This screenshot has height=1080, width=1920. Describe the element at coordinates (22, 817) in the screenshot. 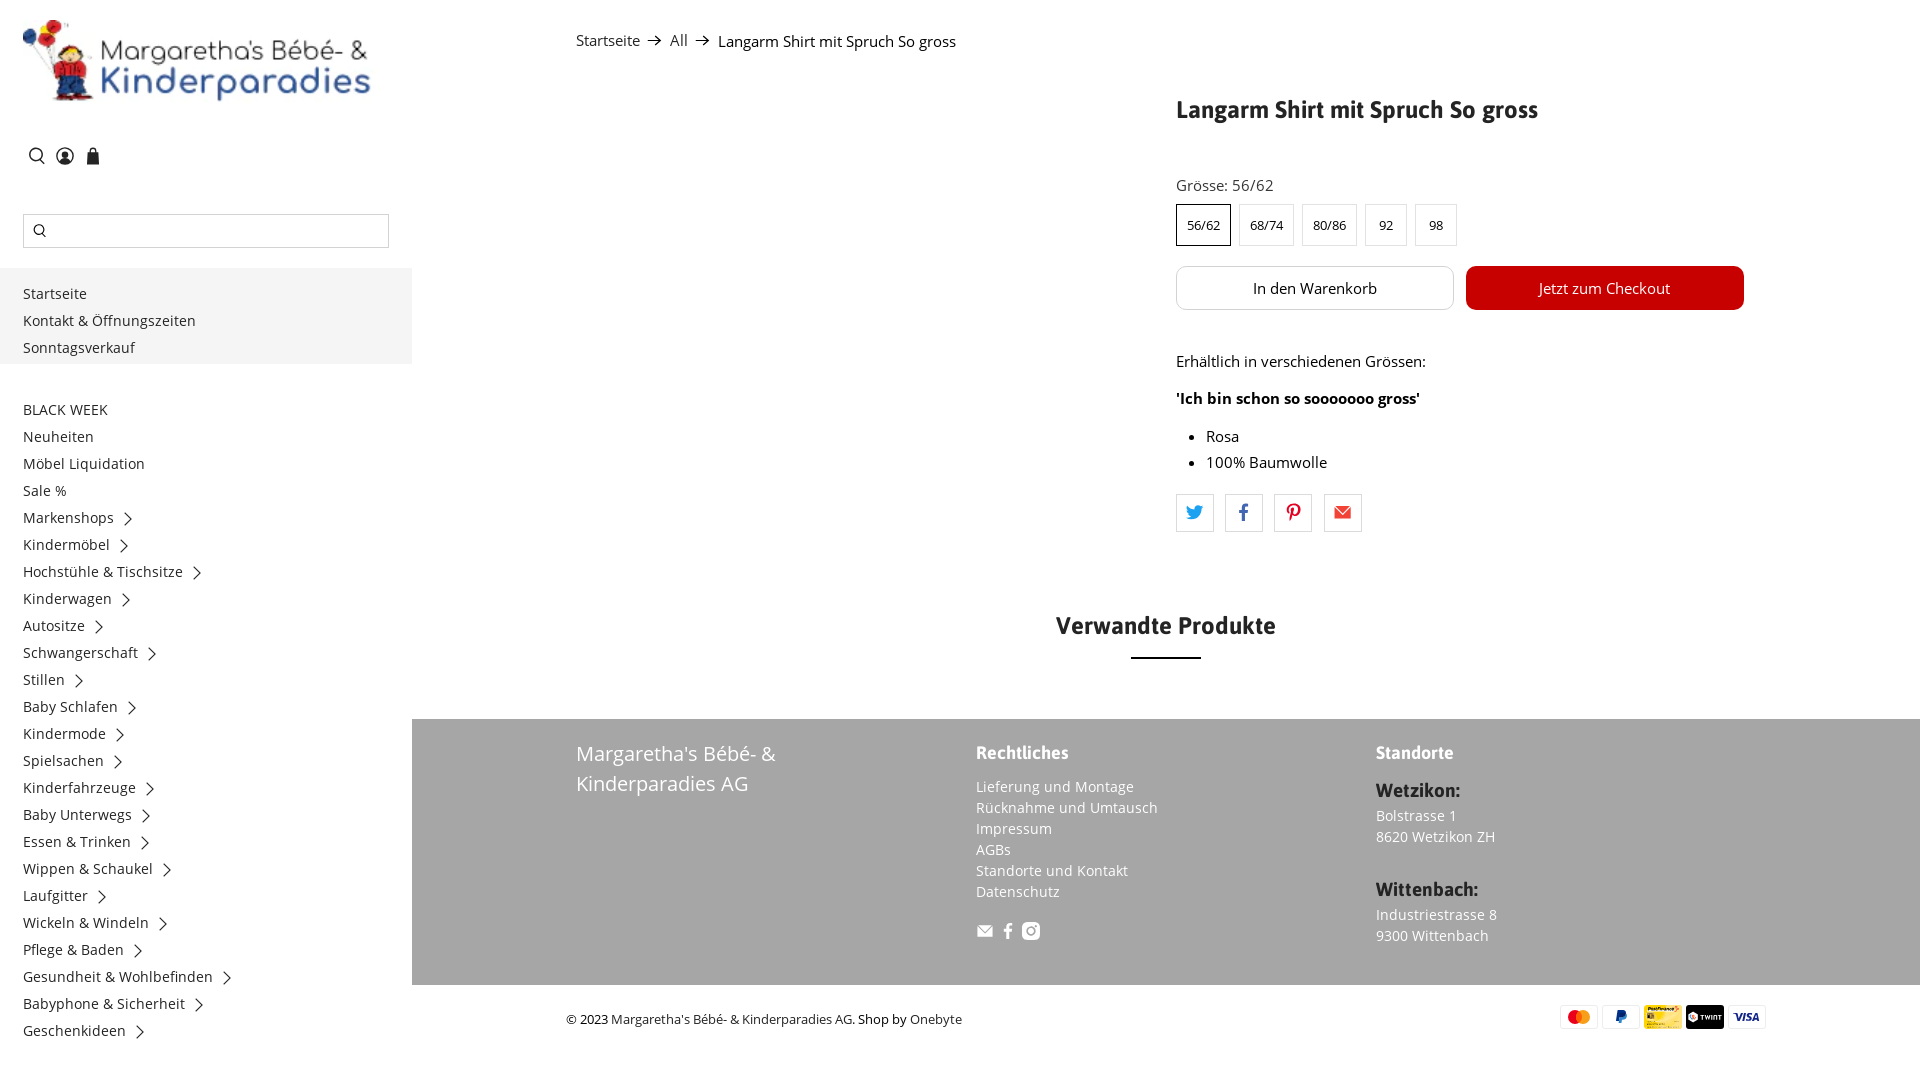

I see `'Baby Unterwegs'` at that location.